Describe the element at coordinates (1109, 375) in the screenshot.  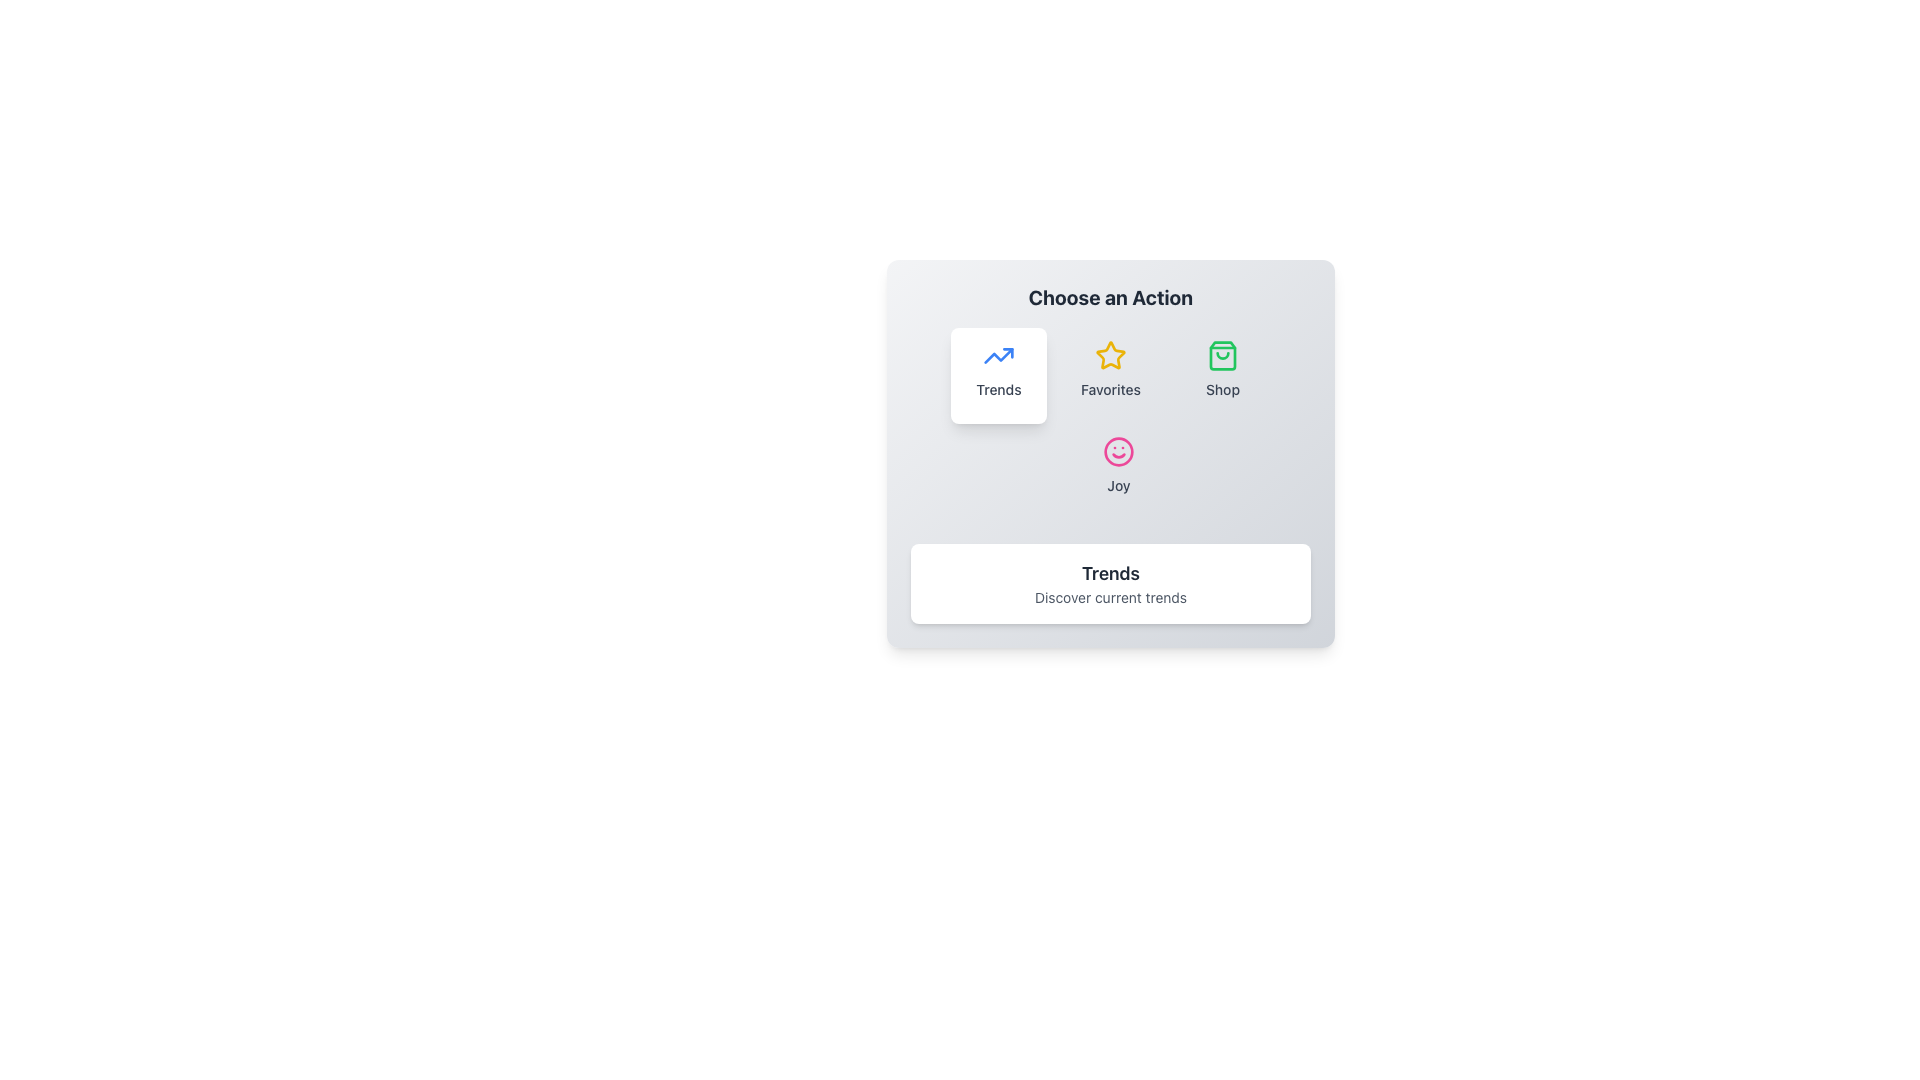
I see `the 'Favorites' button, which is the second button from the left in a row of four buttons` at that location.